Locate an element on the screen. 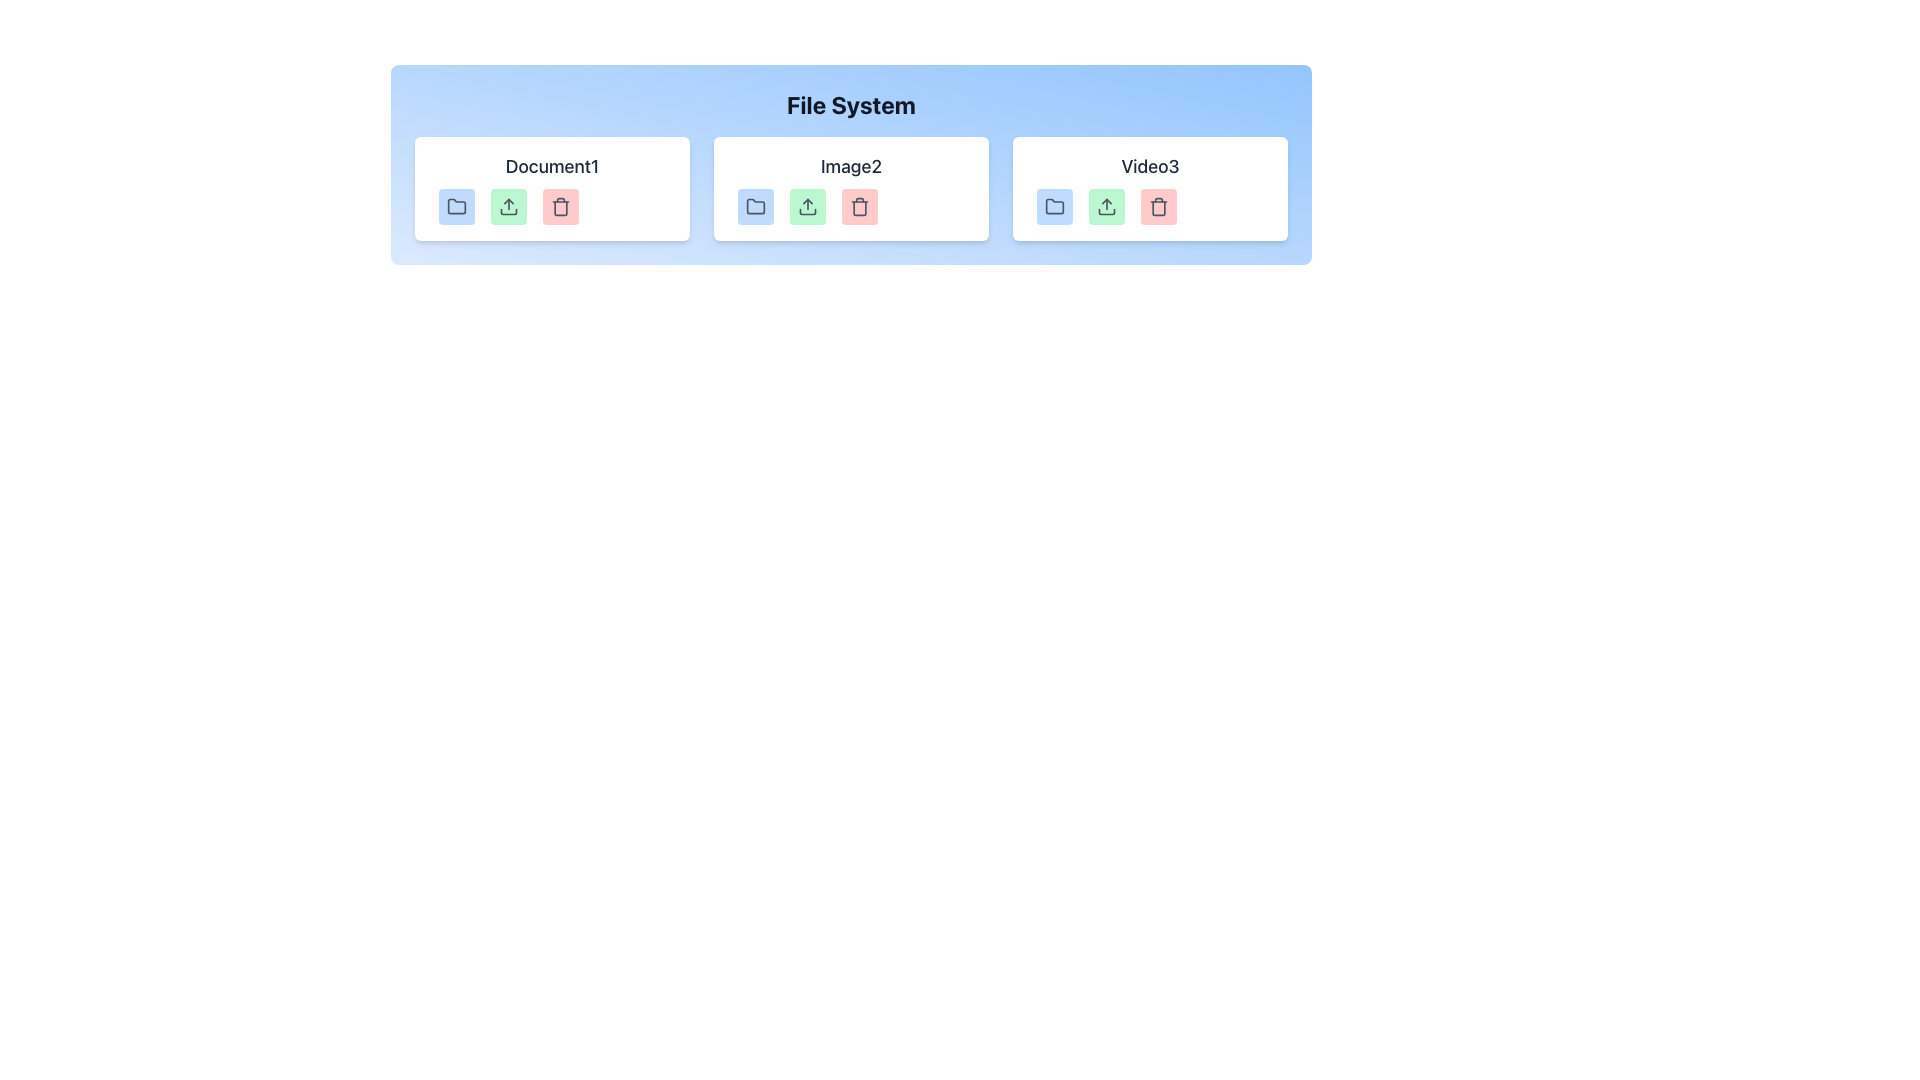  the trash can icon button on the light red circular background within the 'Image2' module is located at coordinates (859, 207).